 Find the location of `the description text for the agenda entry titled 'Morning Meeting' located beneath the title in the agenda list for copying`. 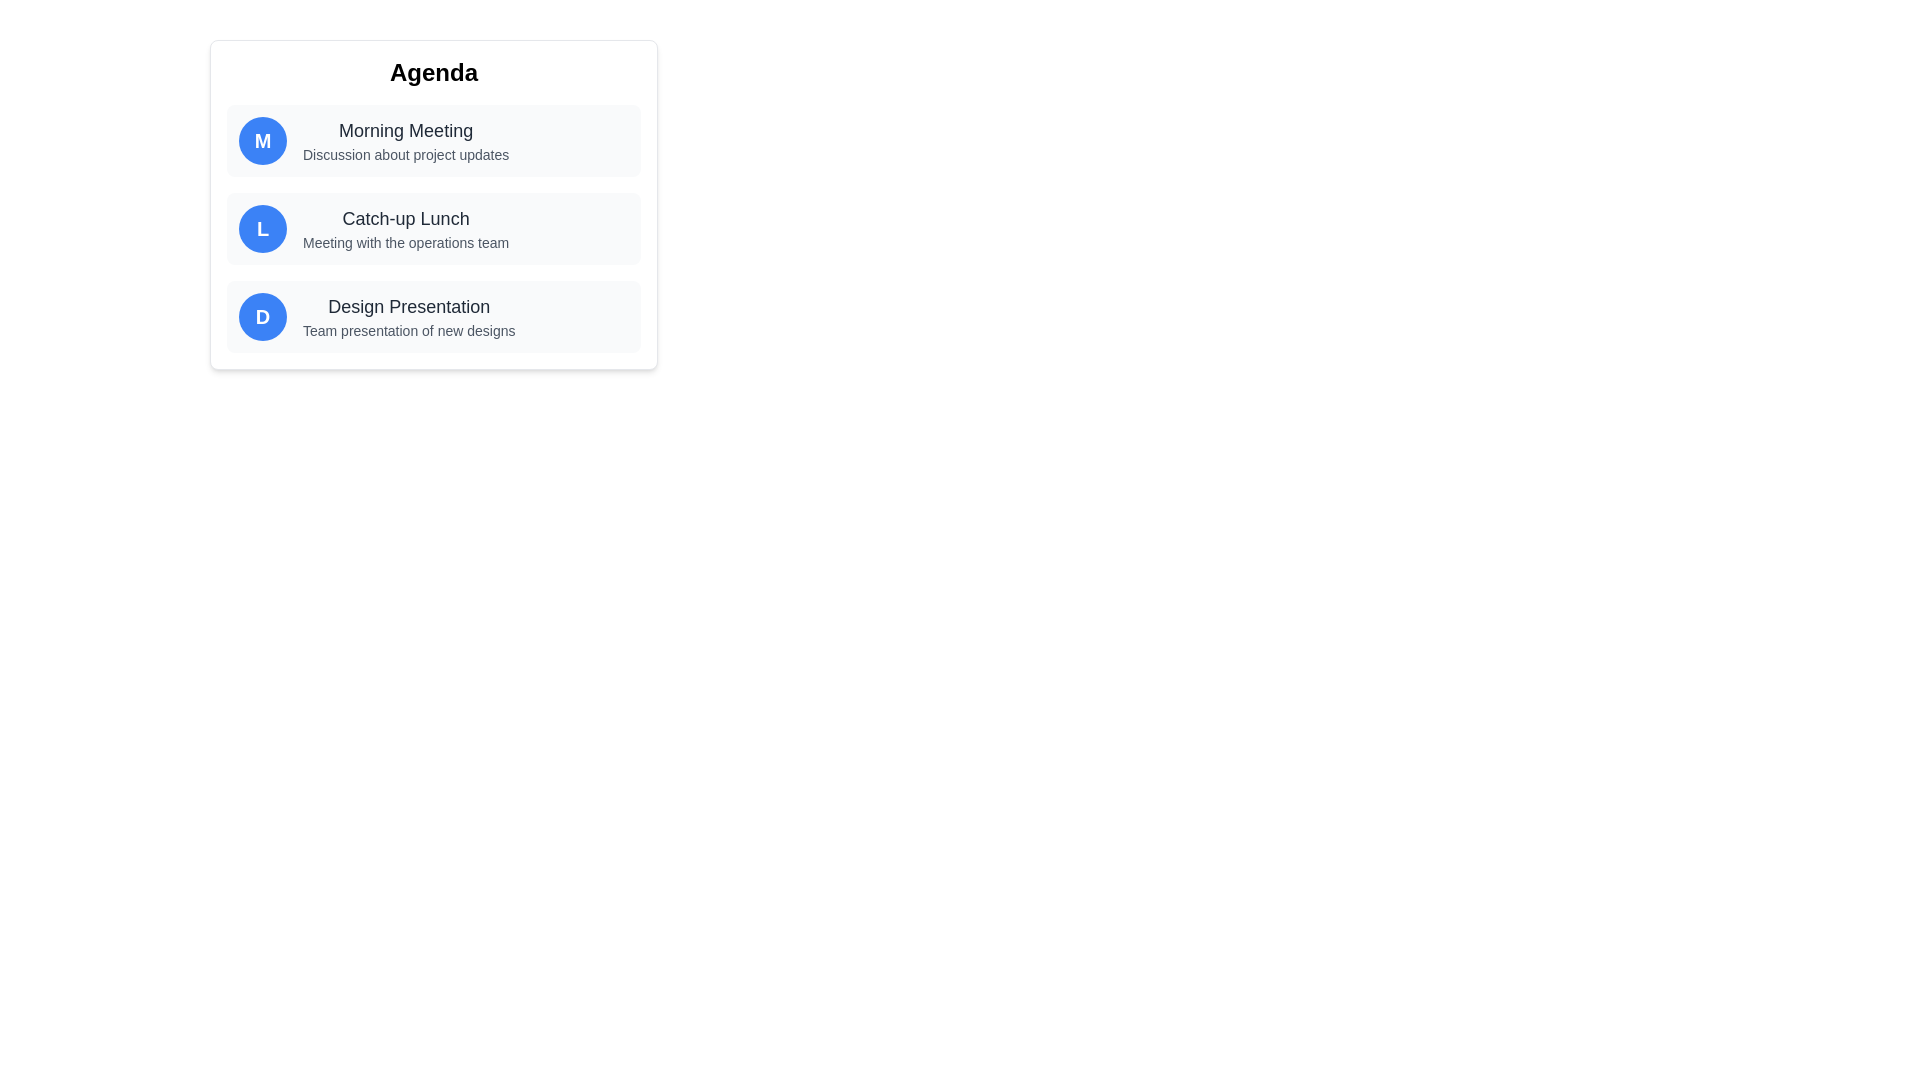

the description text for the agenda entry titled 'Morning Meeting' located beneath the title in the agenda list for copying is located at coordinates (405, 153).